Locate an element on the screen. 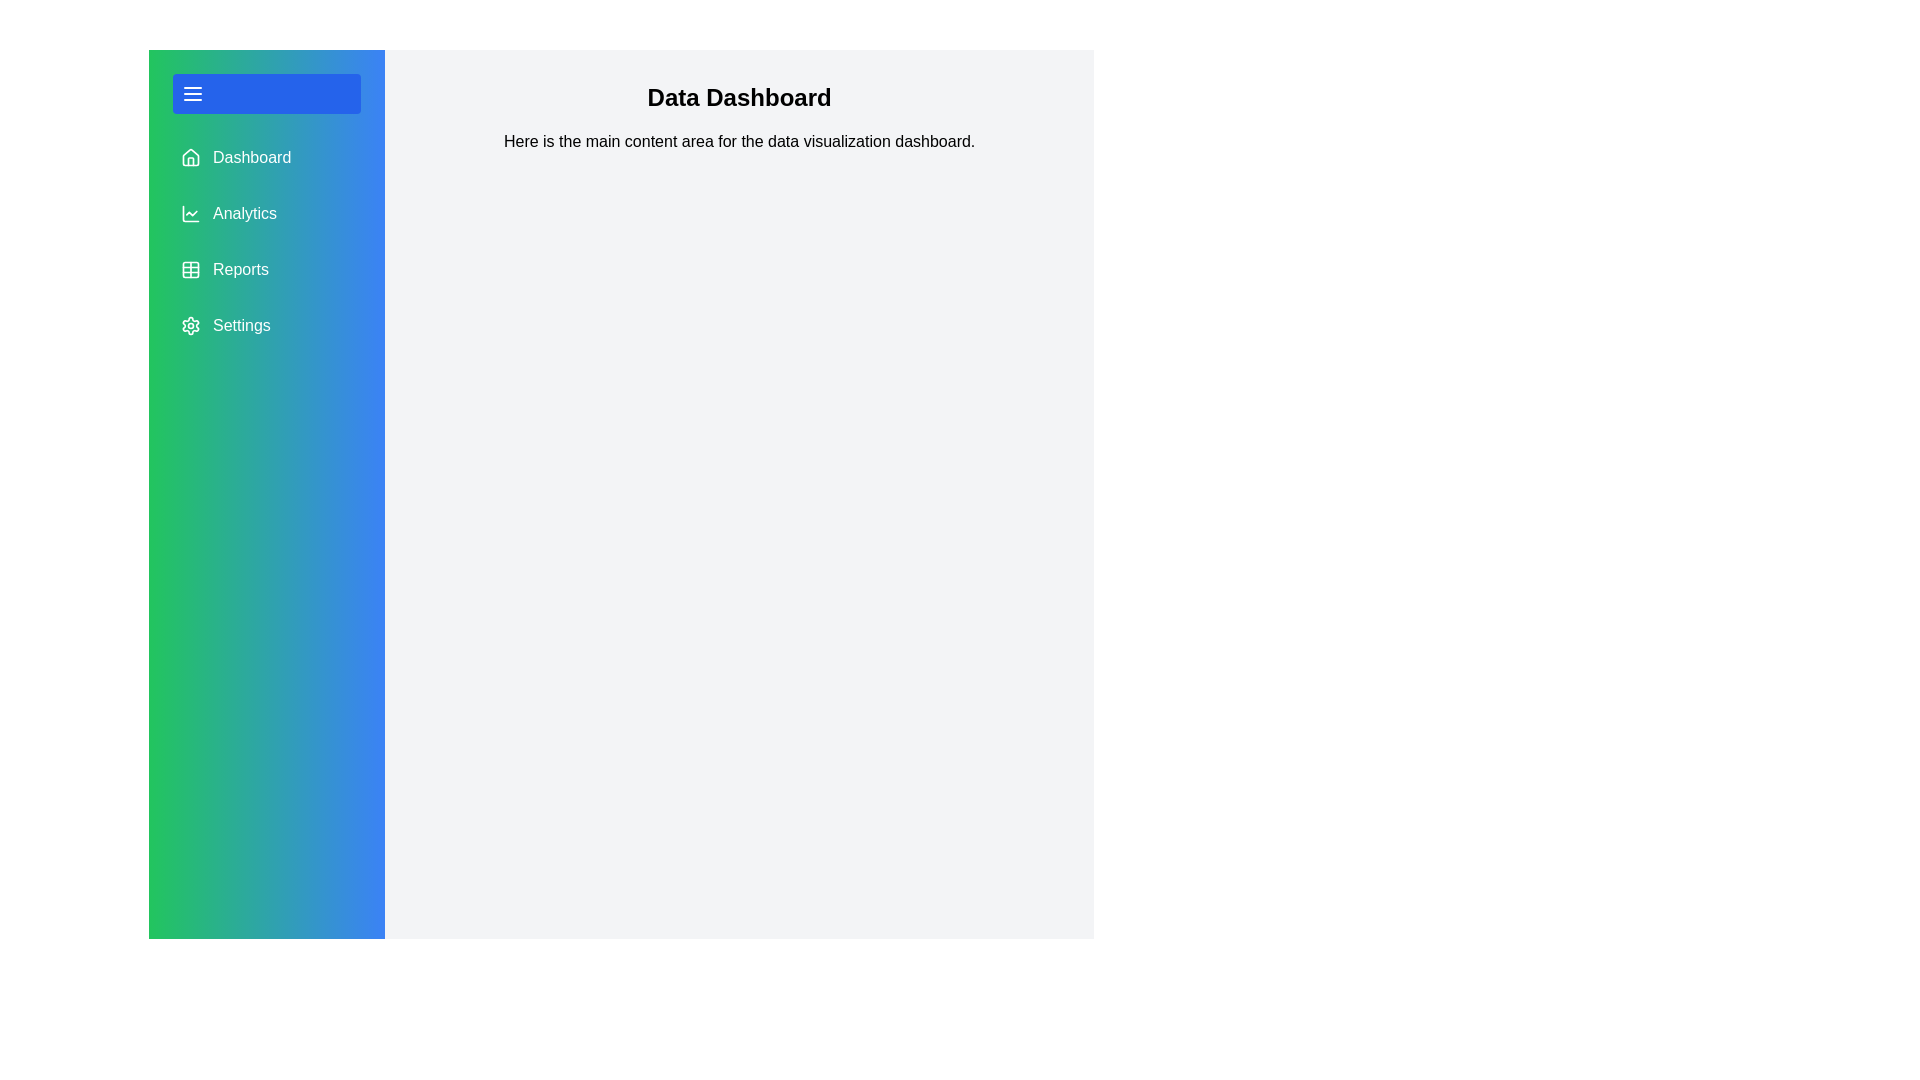  the menu item Reports to observe its hover effect is located at coordinates (266, 270).